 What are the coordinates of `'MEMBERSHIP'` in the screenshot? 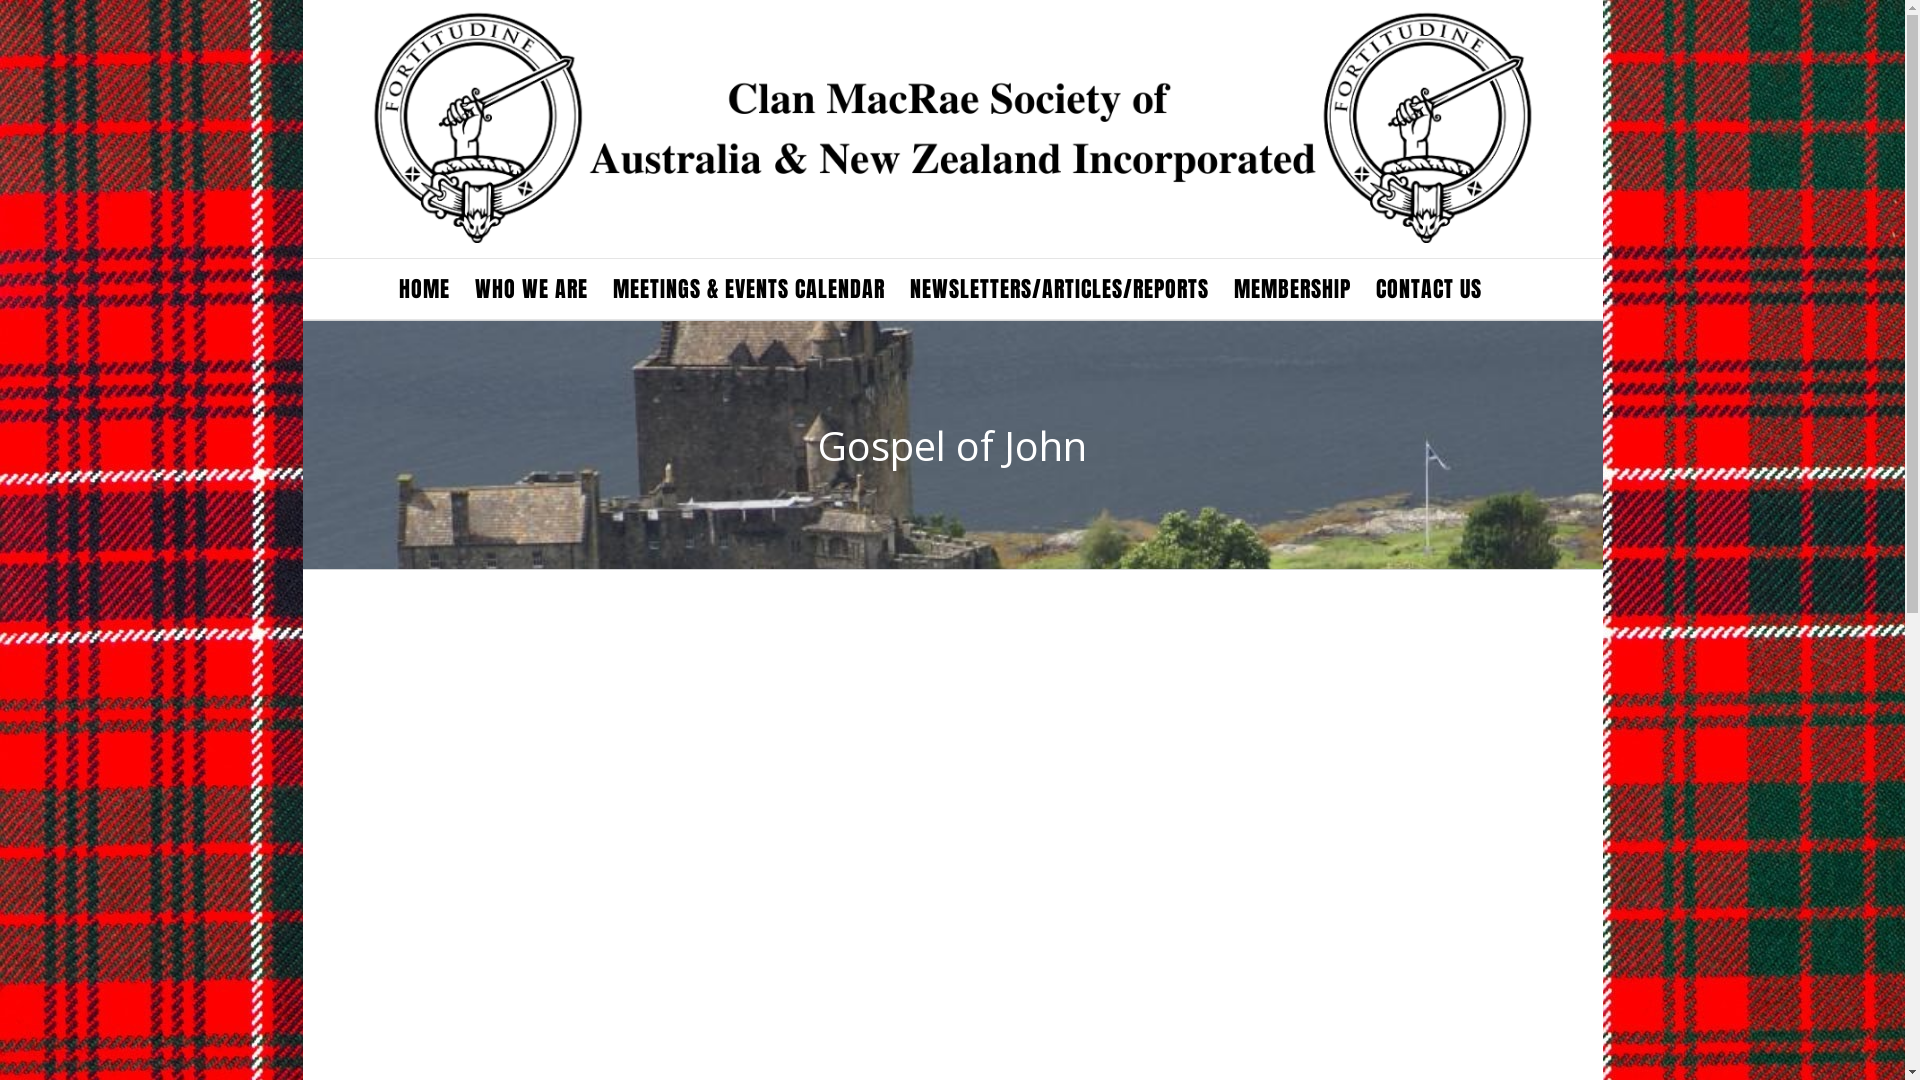 It's located at (1292, 289).